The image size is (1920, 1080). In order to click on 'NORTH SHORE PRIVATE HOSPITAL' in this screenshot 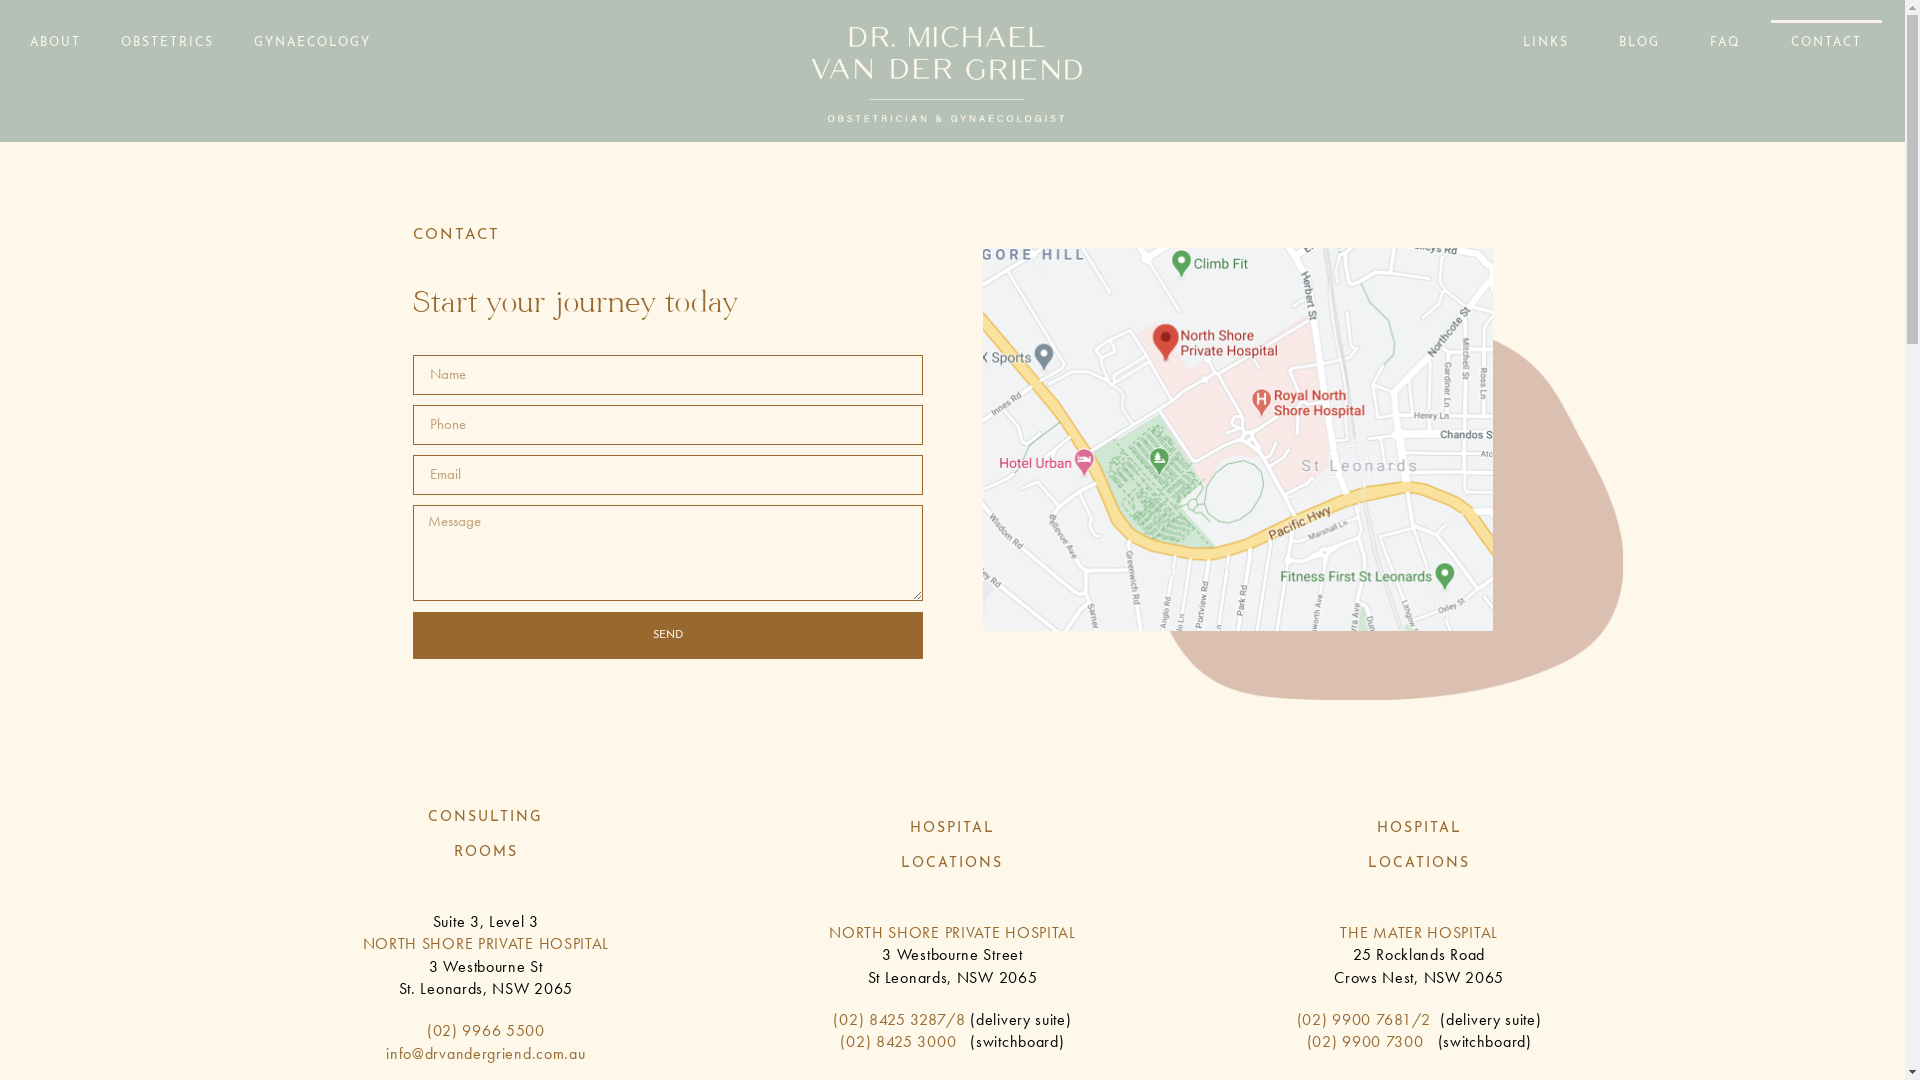, I will do `click(486, 943)`.